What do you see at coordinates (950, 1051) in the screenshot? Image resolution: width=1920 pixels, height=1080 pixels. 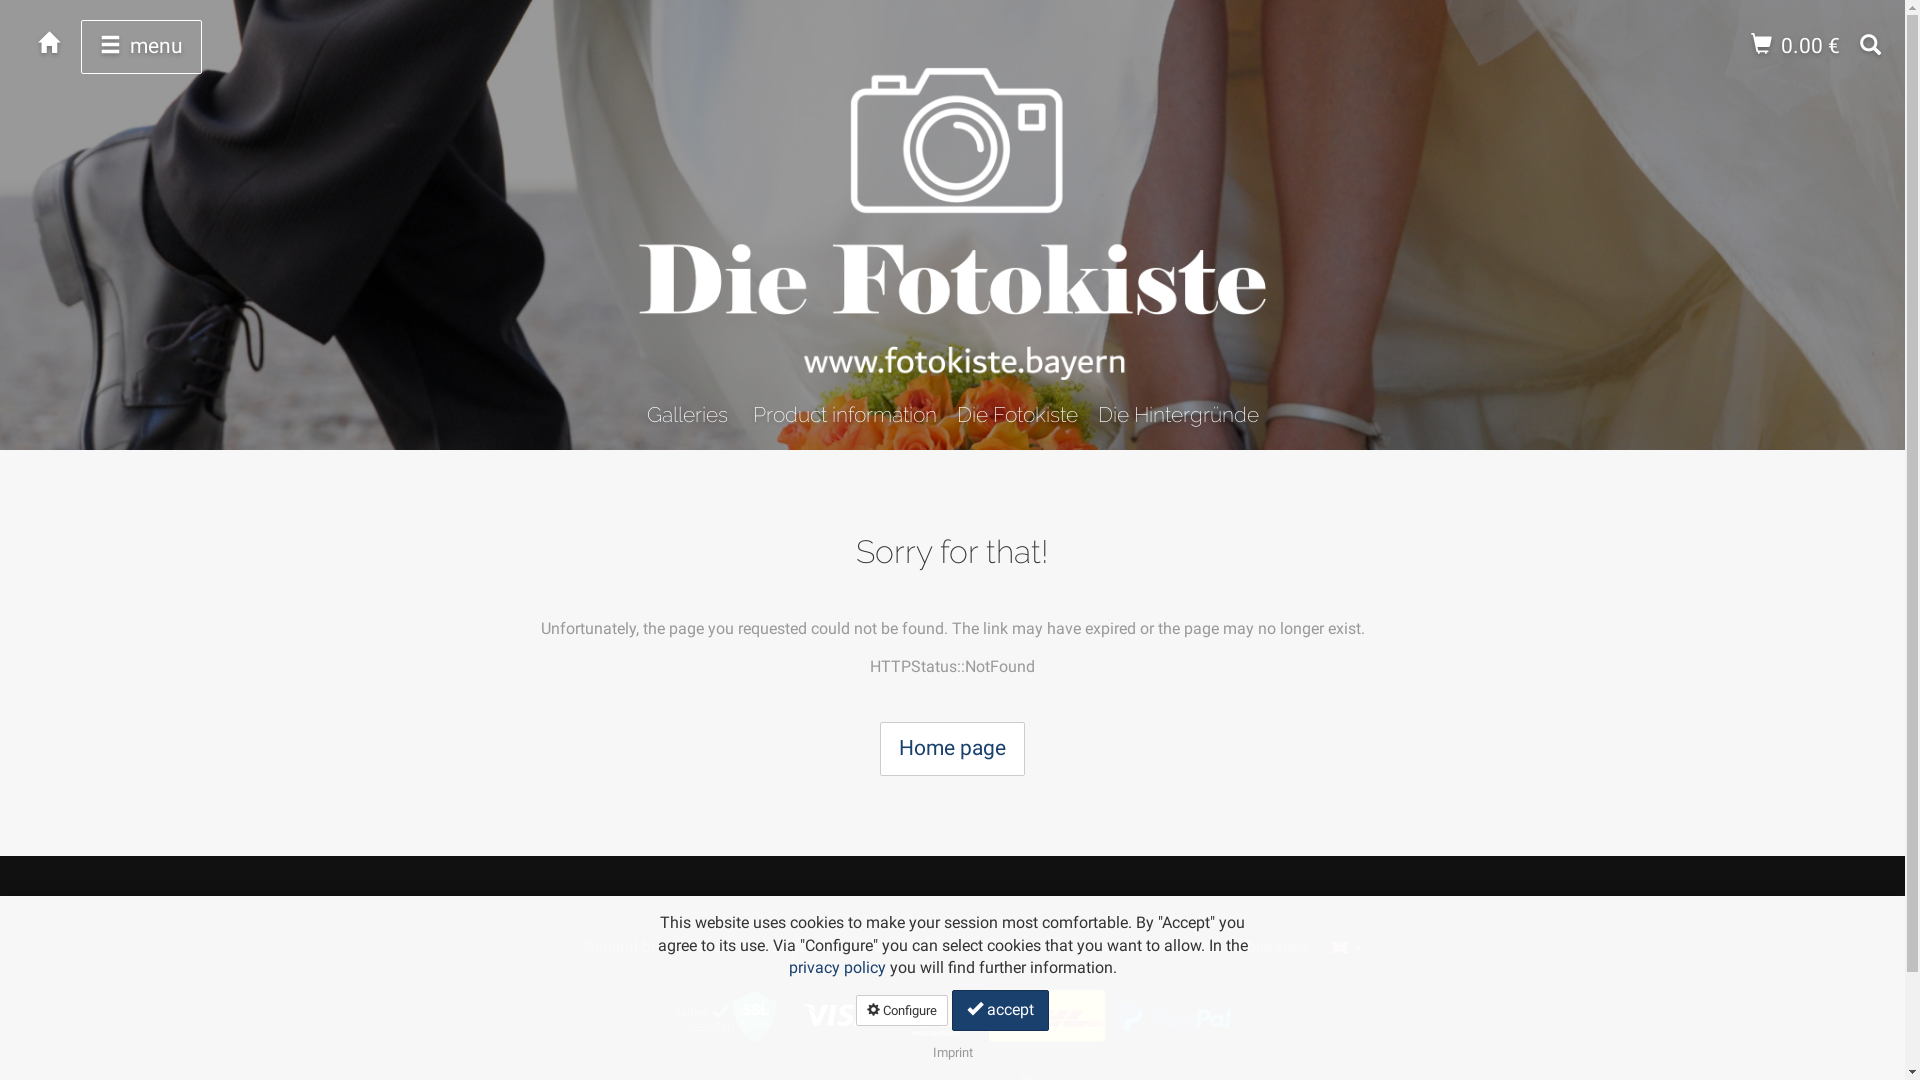 I see `'Imprint'` at bounding box center [950, 1051].